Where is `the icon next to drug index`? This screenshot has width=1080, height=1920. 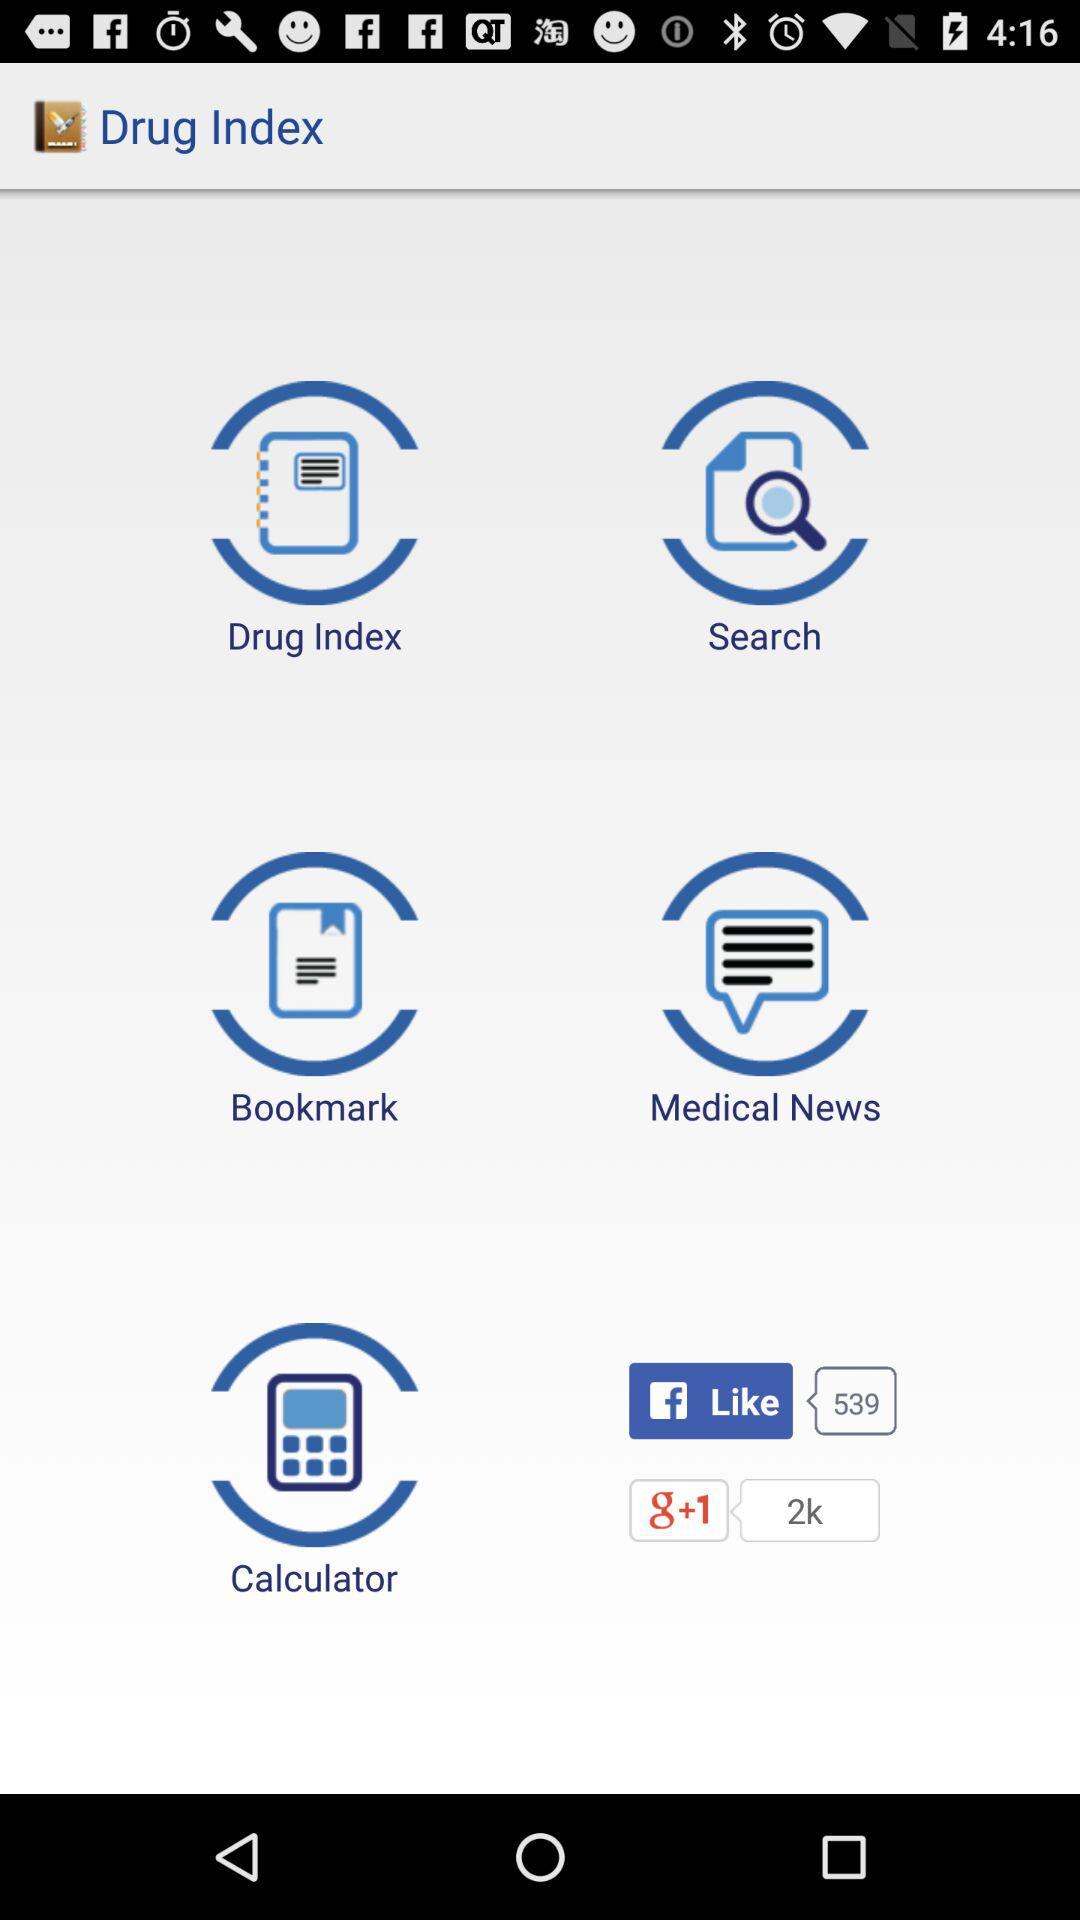 the icon next to drug index is located at coordinates (765, 520).